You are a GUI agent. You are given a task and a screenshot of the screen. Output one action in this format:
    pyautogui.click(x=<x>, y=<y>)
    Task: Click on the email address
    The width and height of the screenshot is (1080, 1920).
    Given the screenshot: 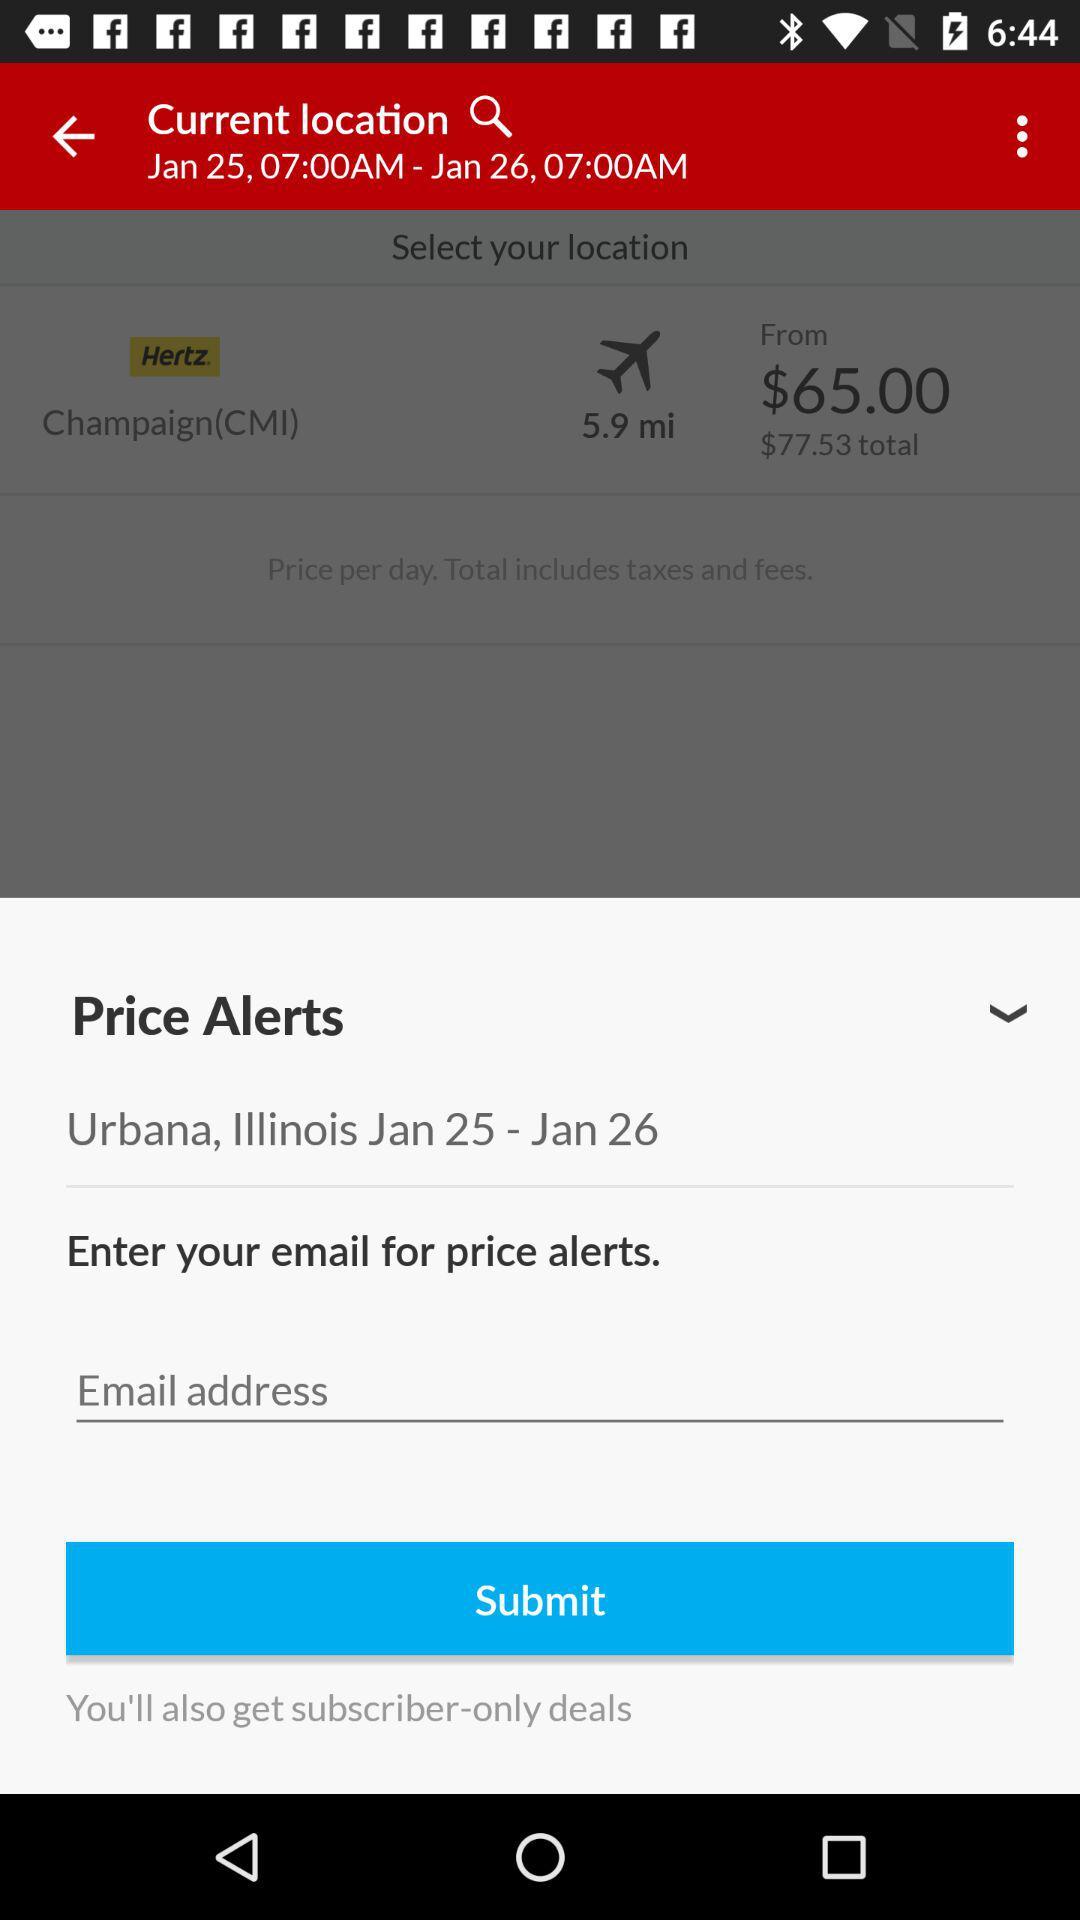 What is the action you would take?
    pyautogui.click(x=540, y=1389)
    